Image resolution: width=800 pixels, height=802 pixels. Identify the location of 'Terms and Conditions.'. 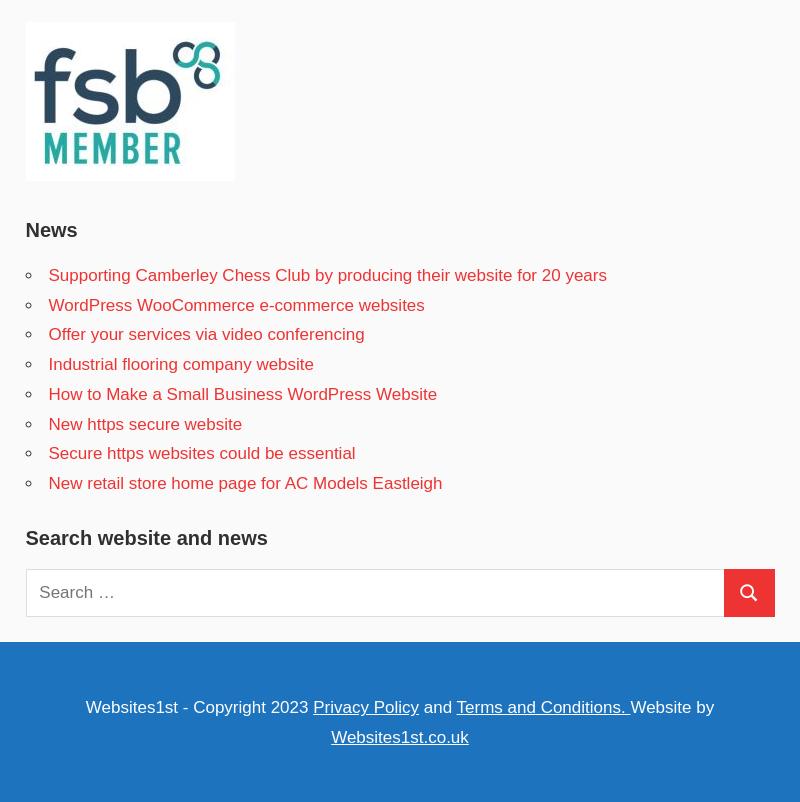
(454, 706).